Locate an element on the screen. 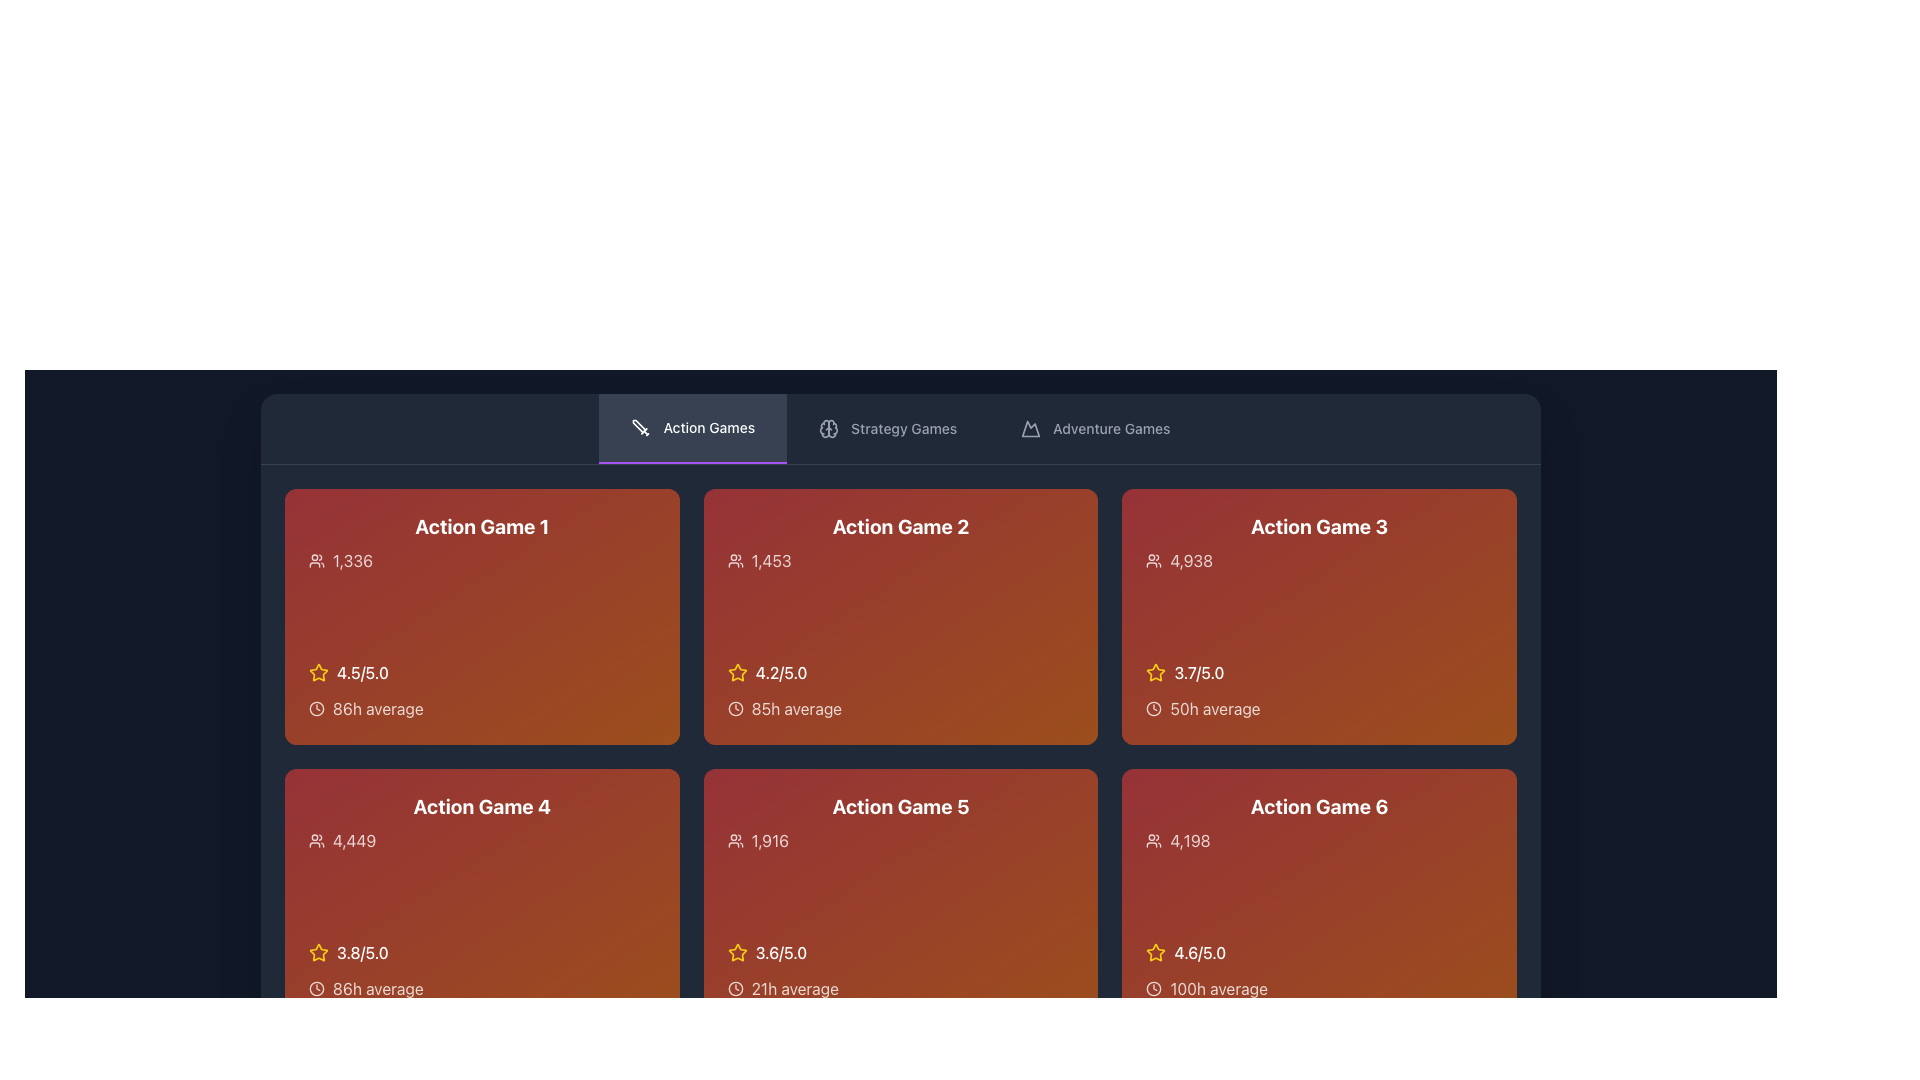 This screenshot has width=1920, height=1080. the icon depicting a group of people silhouettes, located in the top left corner of the sixth card labeled 'Action Game 6', preceding the text '4,198' is located at coordinates (1154, 840).